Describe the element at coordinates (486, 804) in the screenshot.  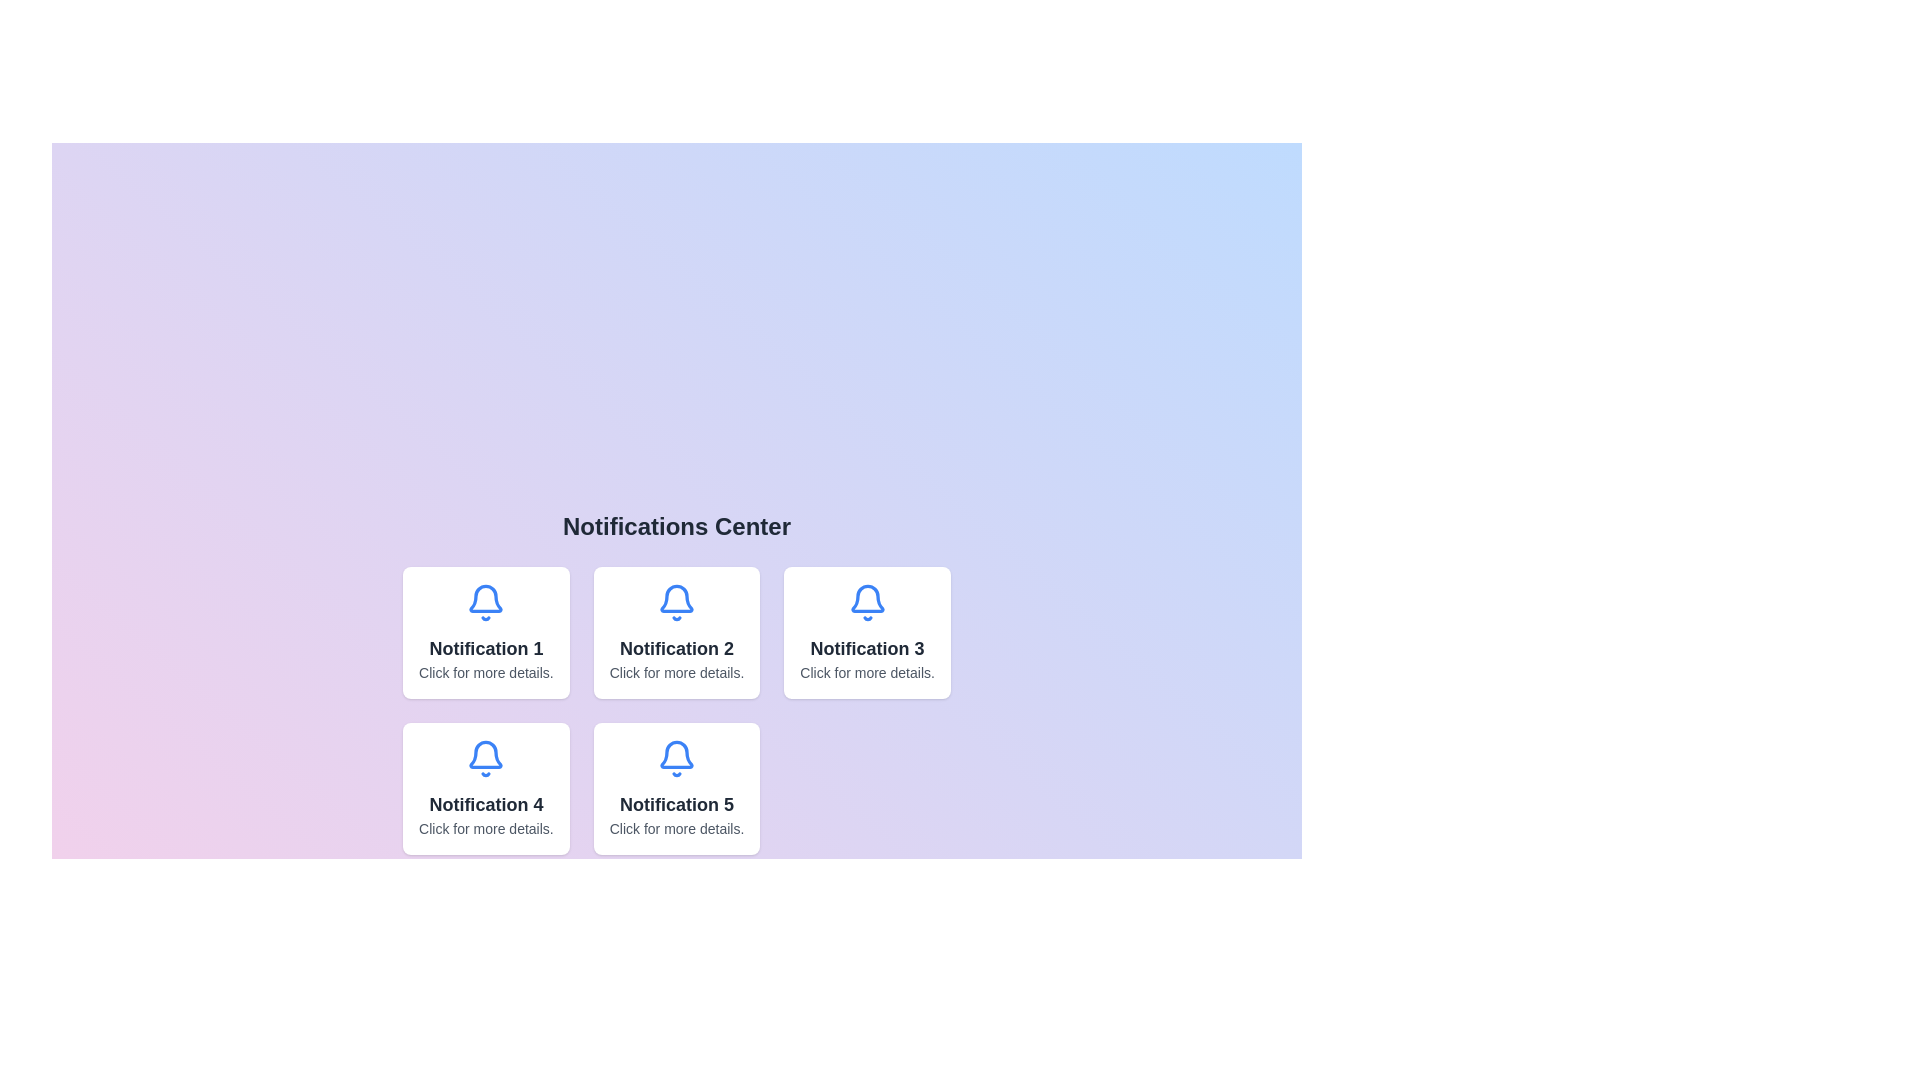
I see `the text label indicating 'Notification 4', which is positioned in the bottom-left of the notification card layout` at that location.